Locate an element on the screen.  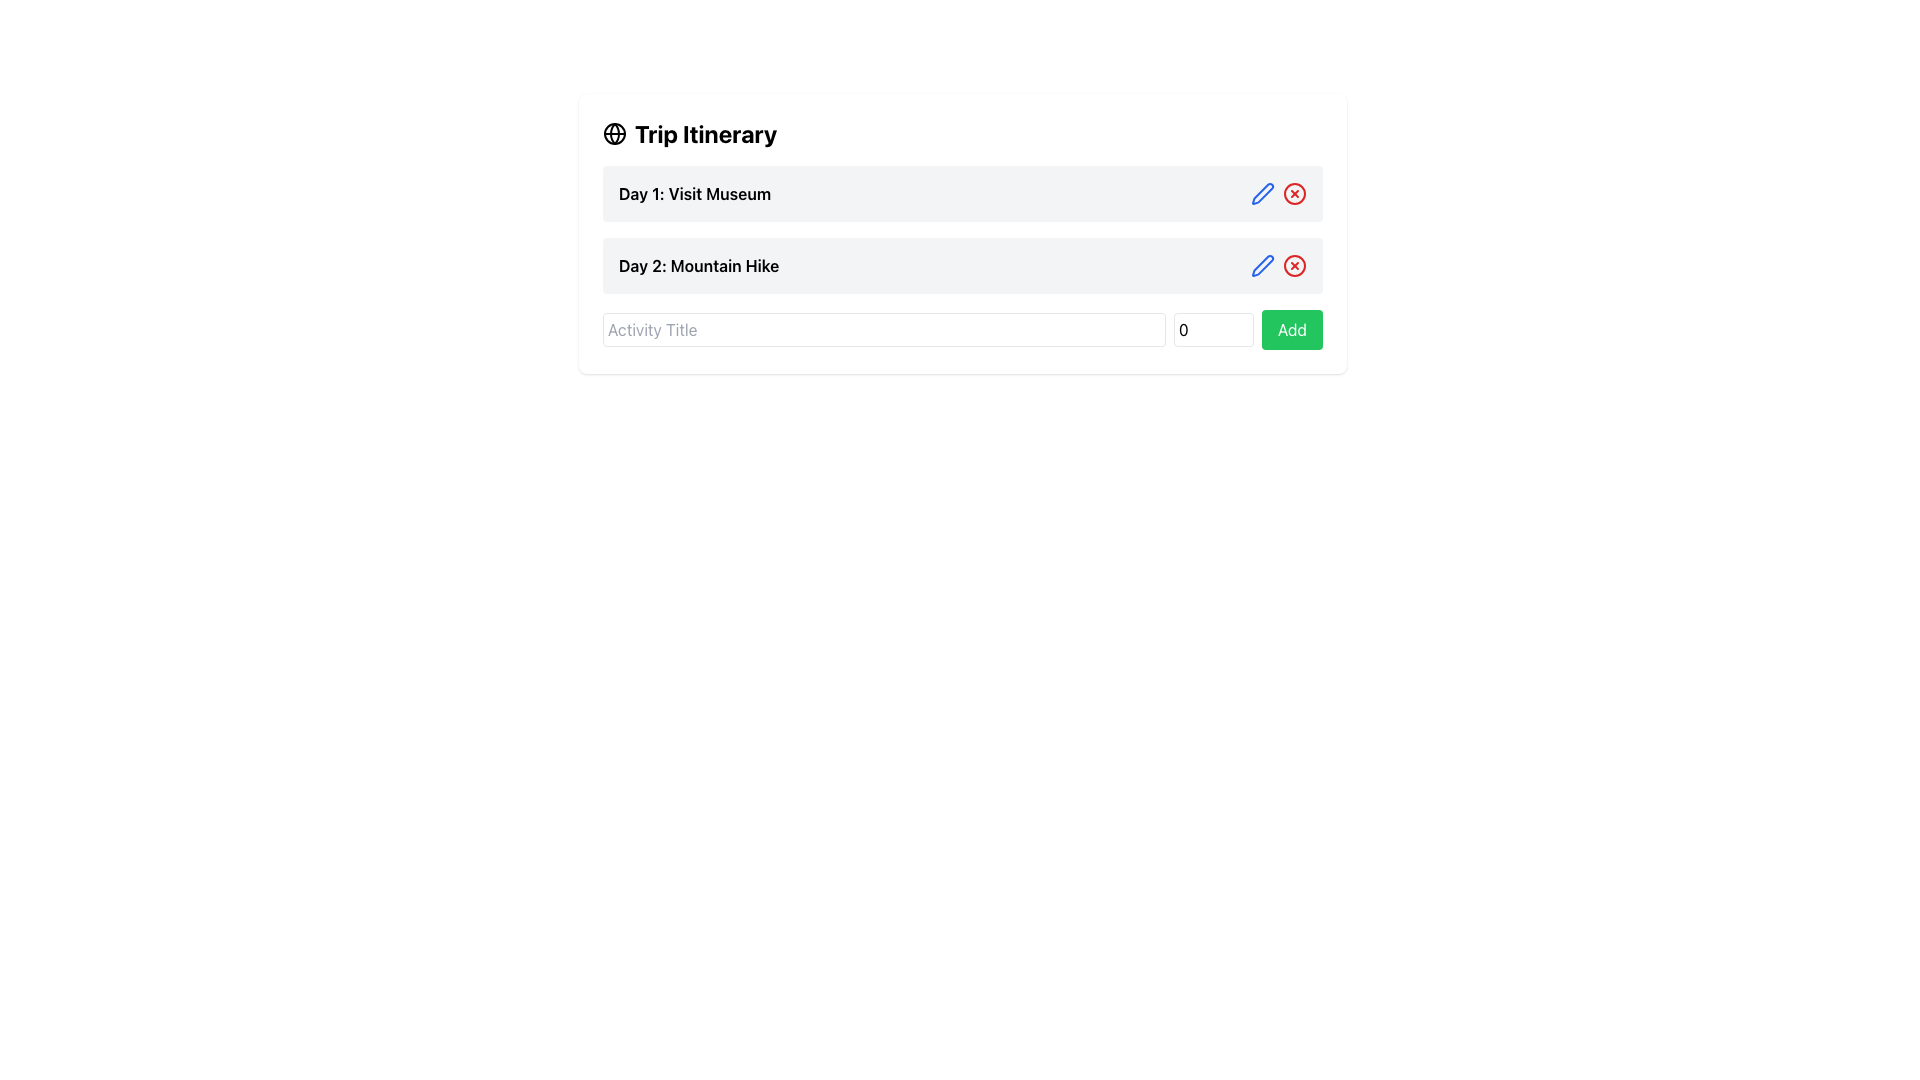
the rightmost button in the itinerary section is located at coordinates (1292, 329).